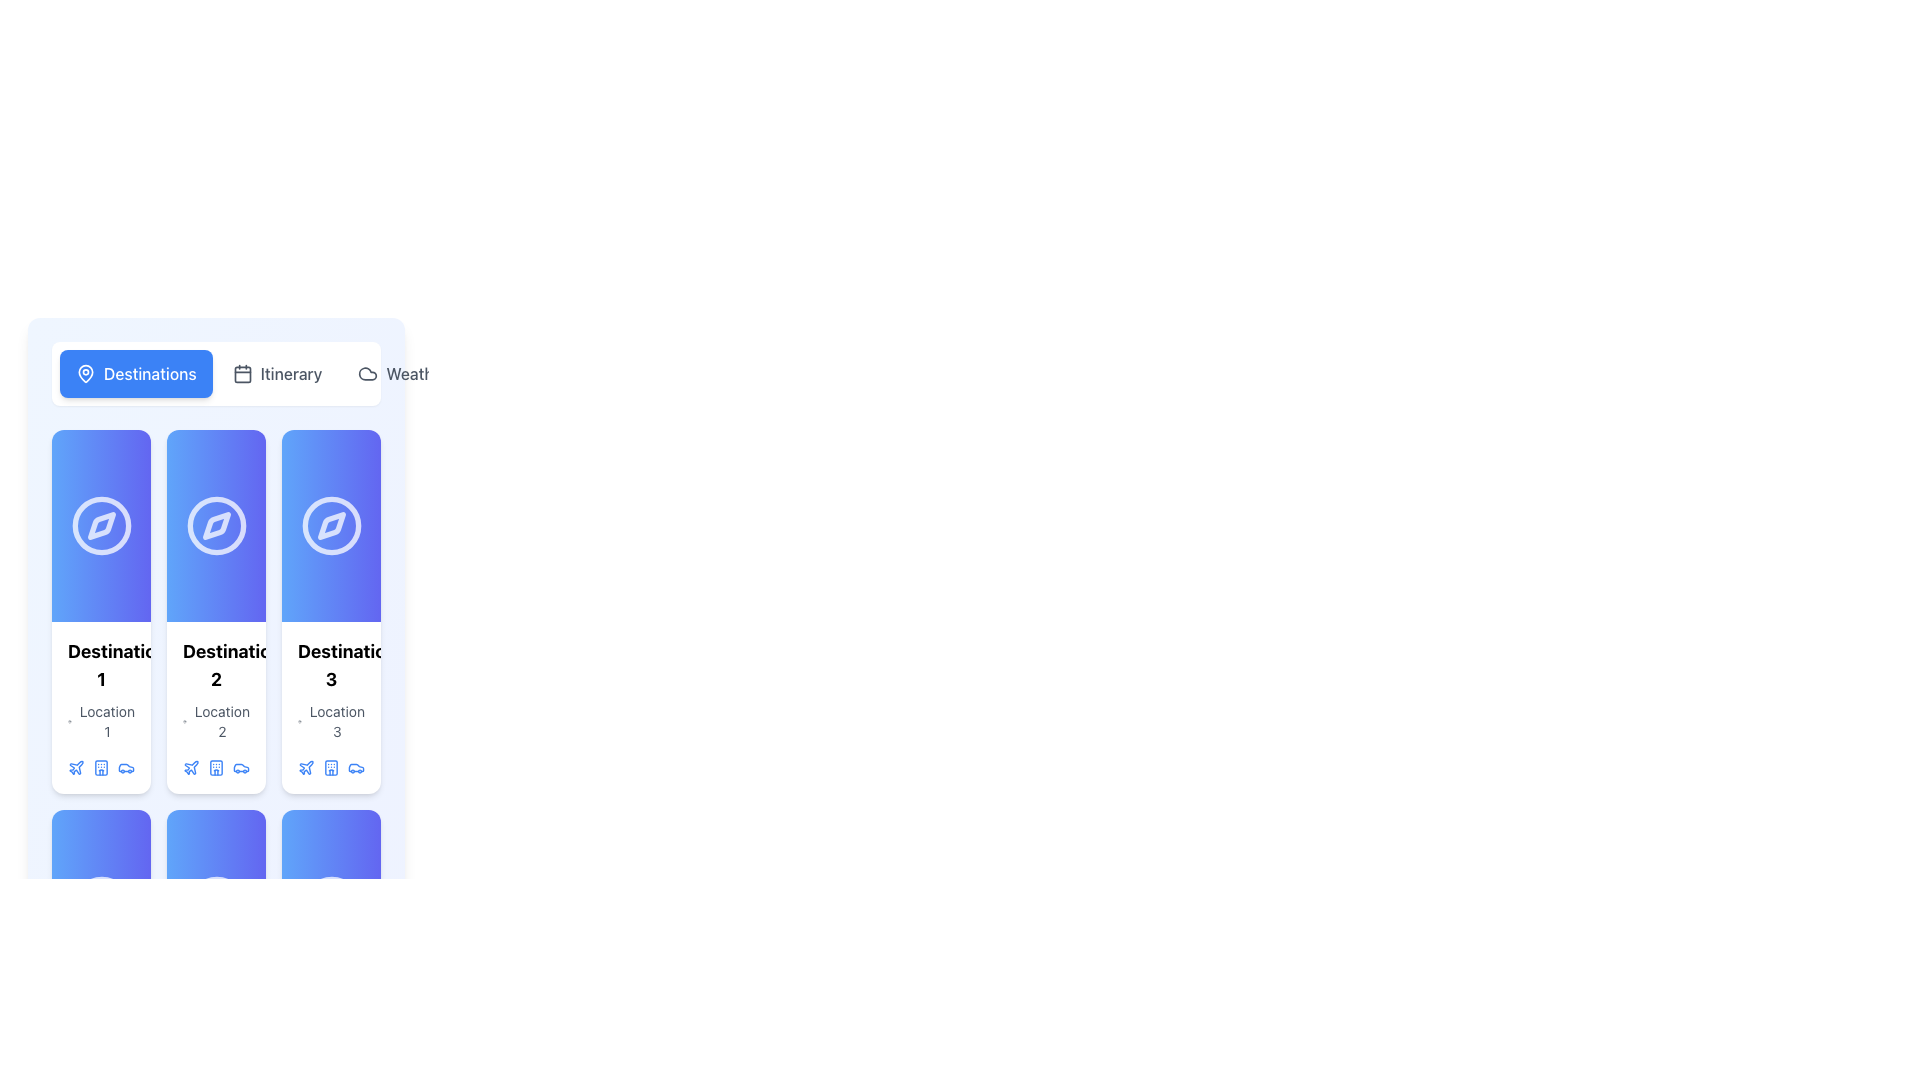  Describe the element at coordinates (216, 611) in the screenshot. I see `the second card in the grid layout, titled 'Destination 2'` at that location.